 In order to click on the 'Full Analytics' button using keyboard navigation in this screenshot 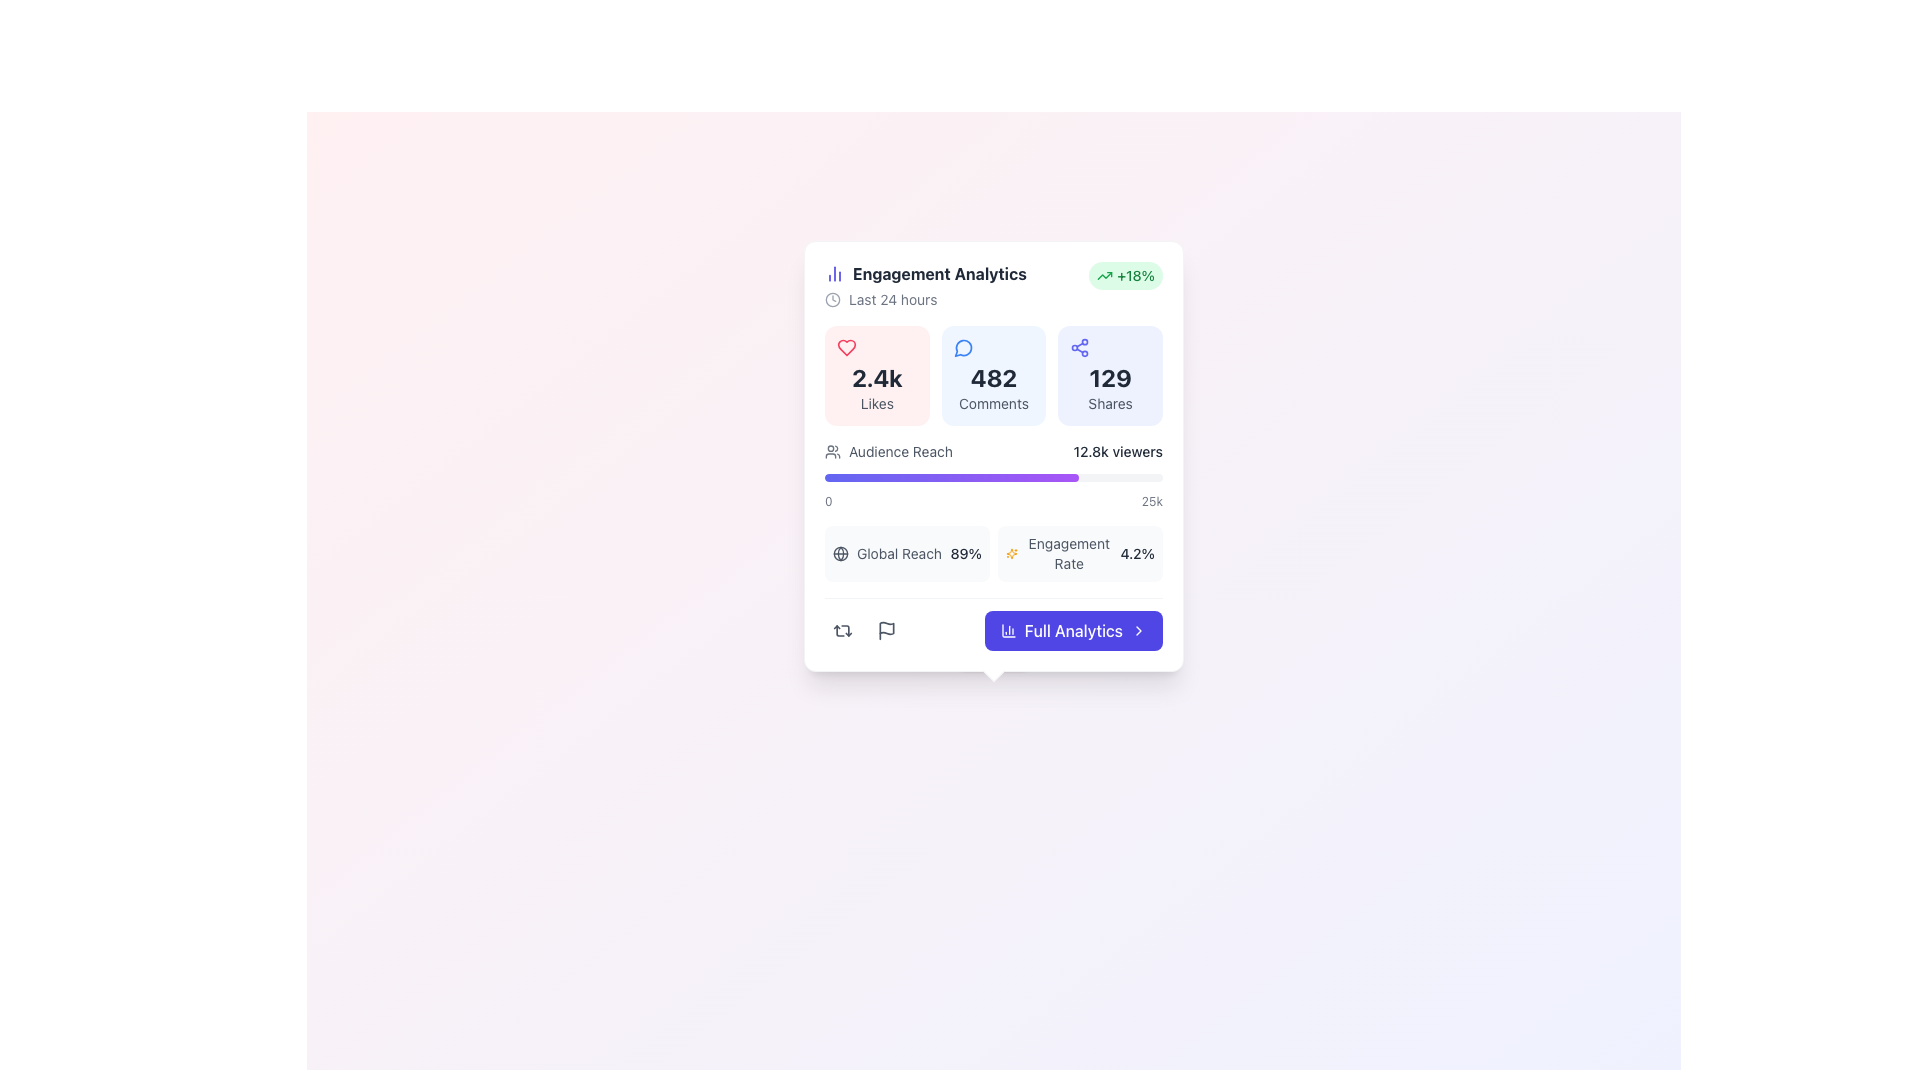, I will do `click(993, 623)`.